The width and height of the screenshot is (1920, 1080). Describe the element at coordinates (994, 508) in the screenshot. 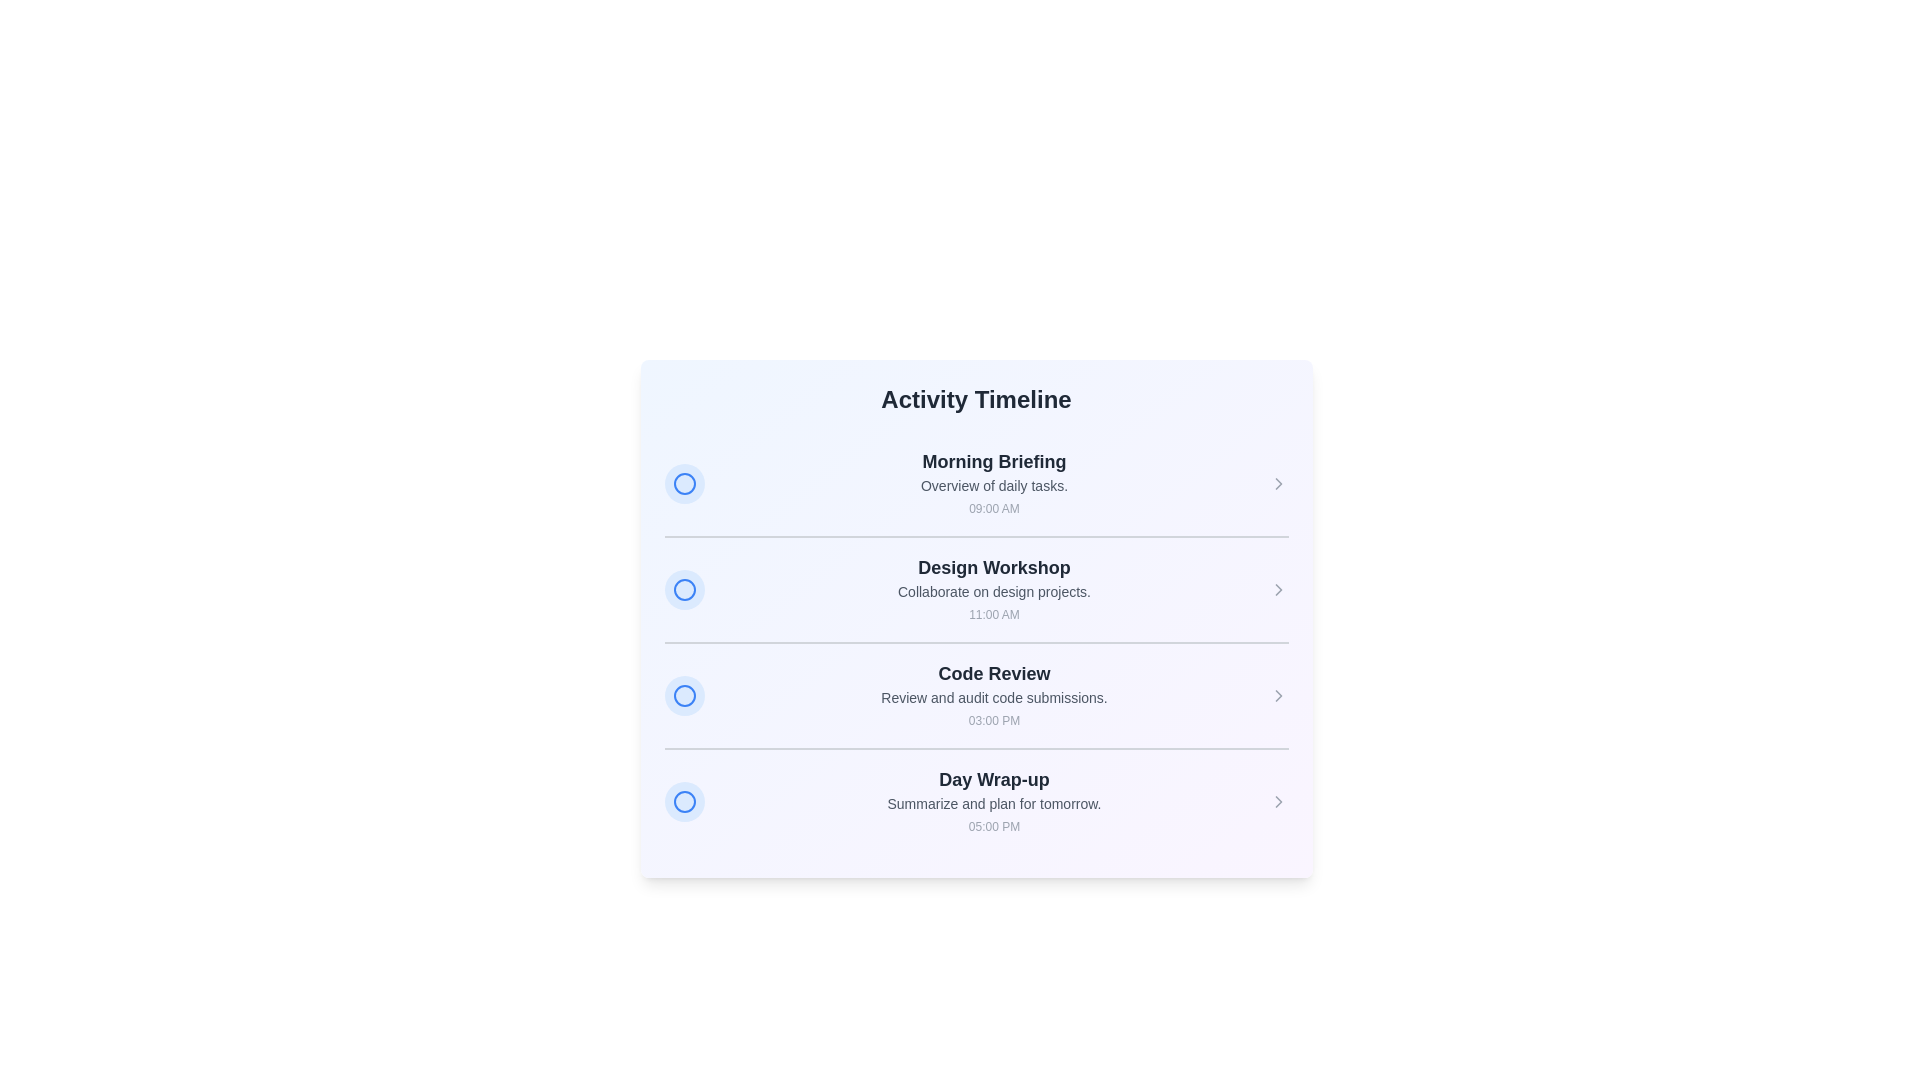

I see `the text label displaying '09:00 AM' which is positioned below the 'Morning Briefing' title and the description 'Overview of daily tasks.'` at that location.